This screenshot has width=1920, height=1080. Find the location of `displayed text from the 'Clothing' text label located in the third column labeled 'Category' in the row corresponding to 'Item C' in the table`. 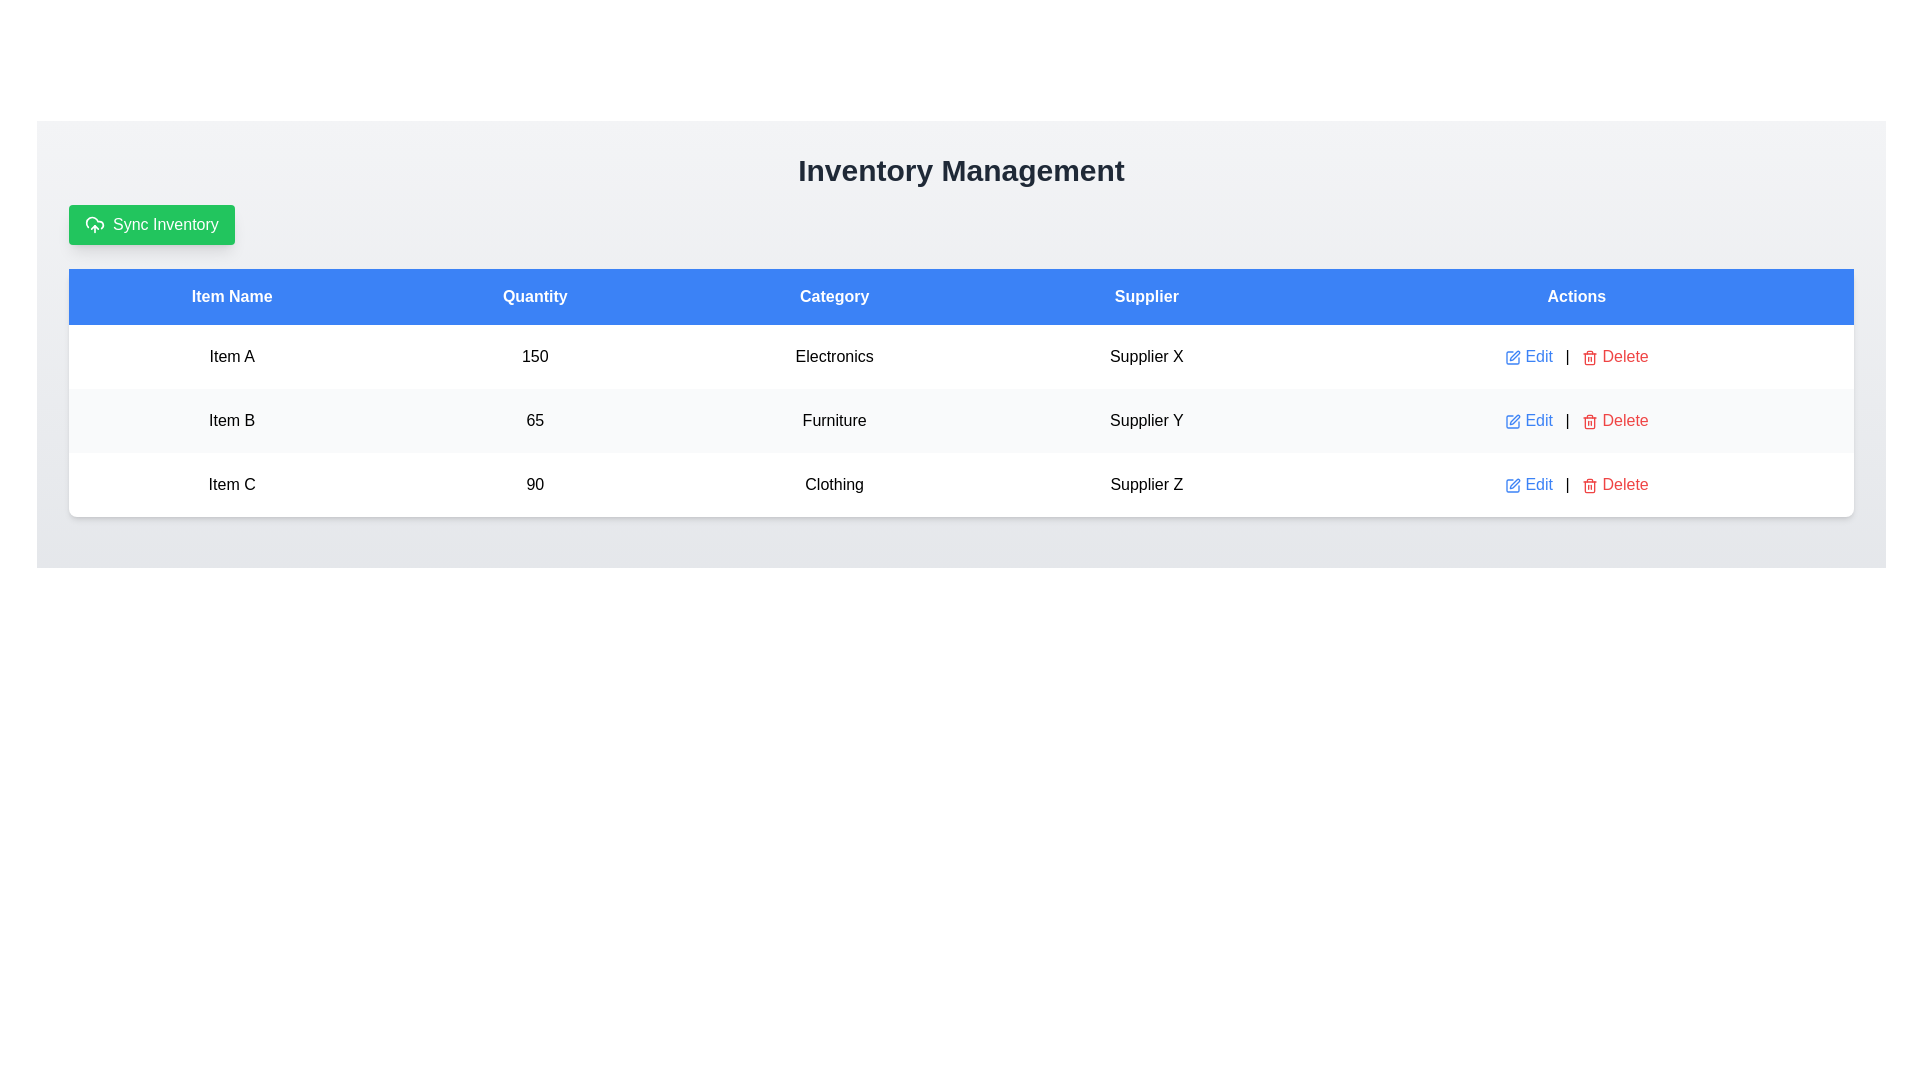

displayed text from the 'Clothing' text label located in the third column labeled 'Category' in the row corresponding to 'Item C' in the table is located at coordinates (834, 485).